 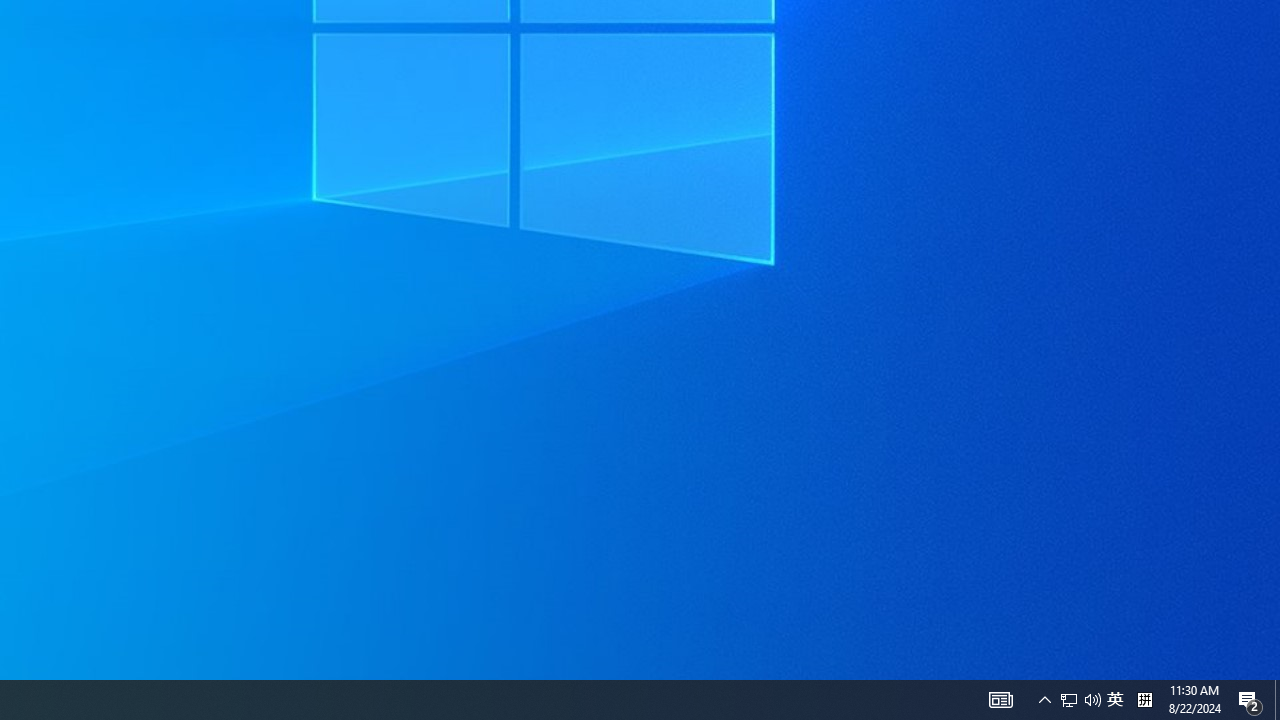 What do you see at coordinates (1092, 698) in the screenshot?
I see `'Q2790: 100%'` at bounding box center [1092, 698].